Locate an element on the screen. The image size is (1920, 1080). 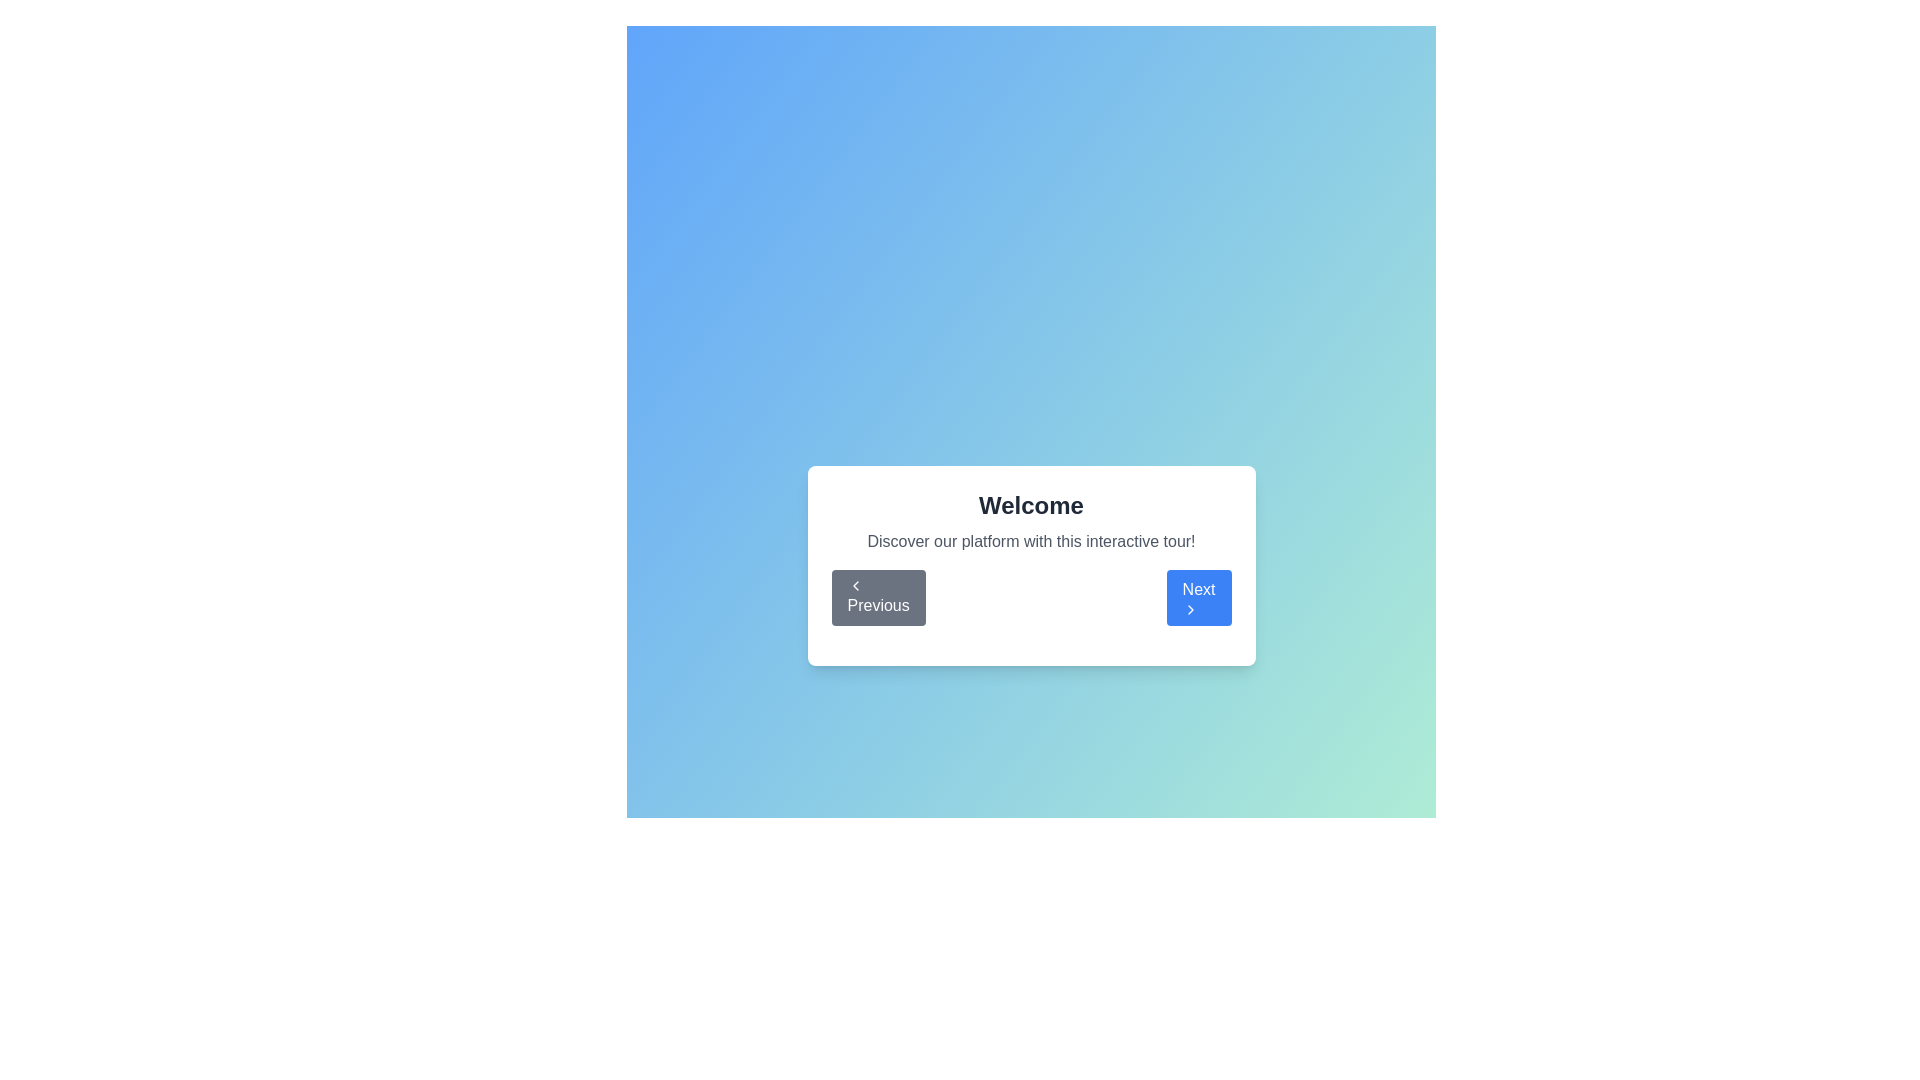
the left-pointing chevron icon within the 'Previous' button located in the footer section is located at coordinates (855, 585).